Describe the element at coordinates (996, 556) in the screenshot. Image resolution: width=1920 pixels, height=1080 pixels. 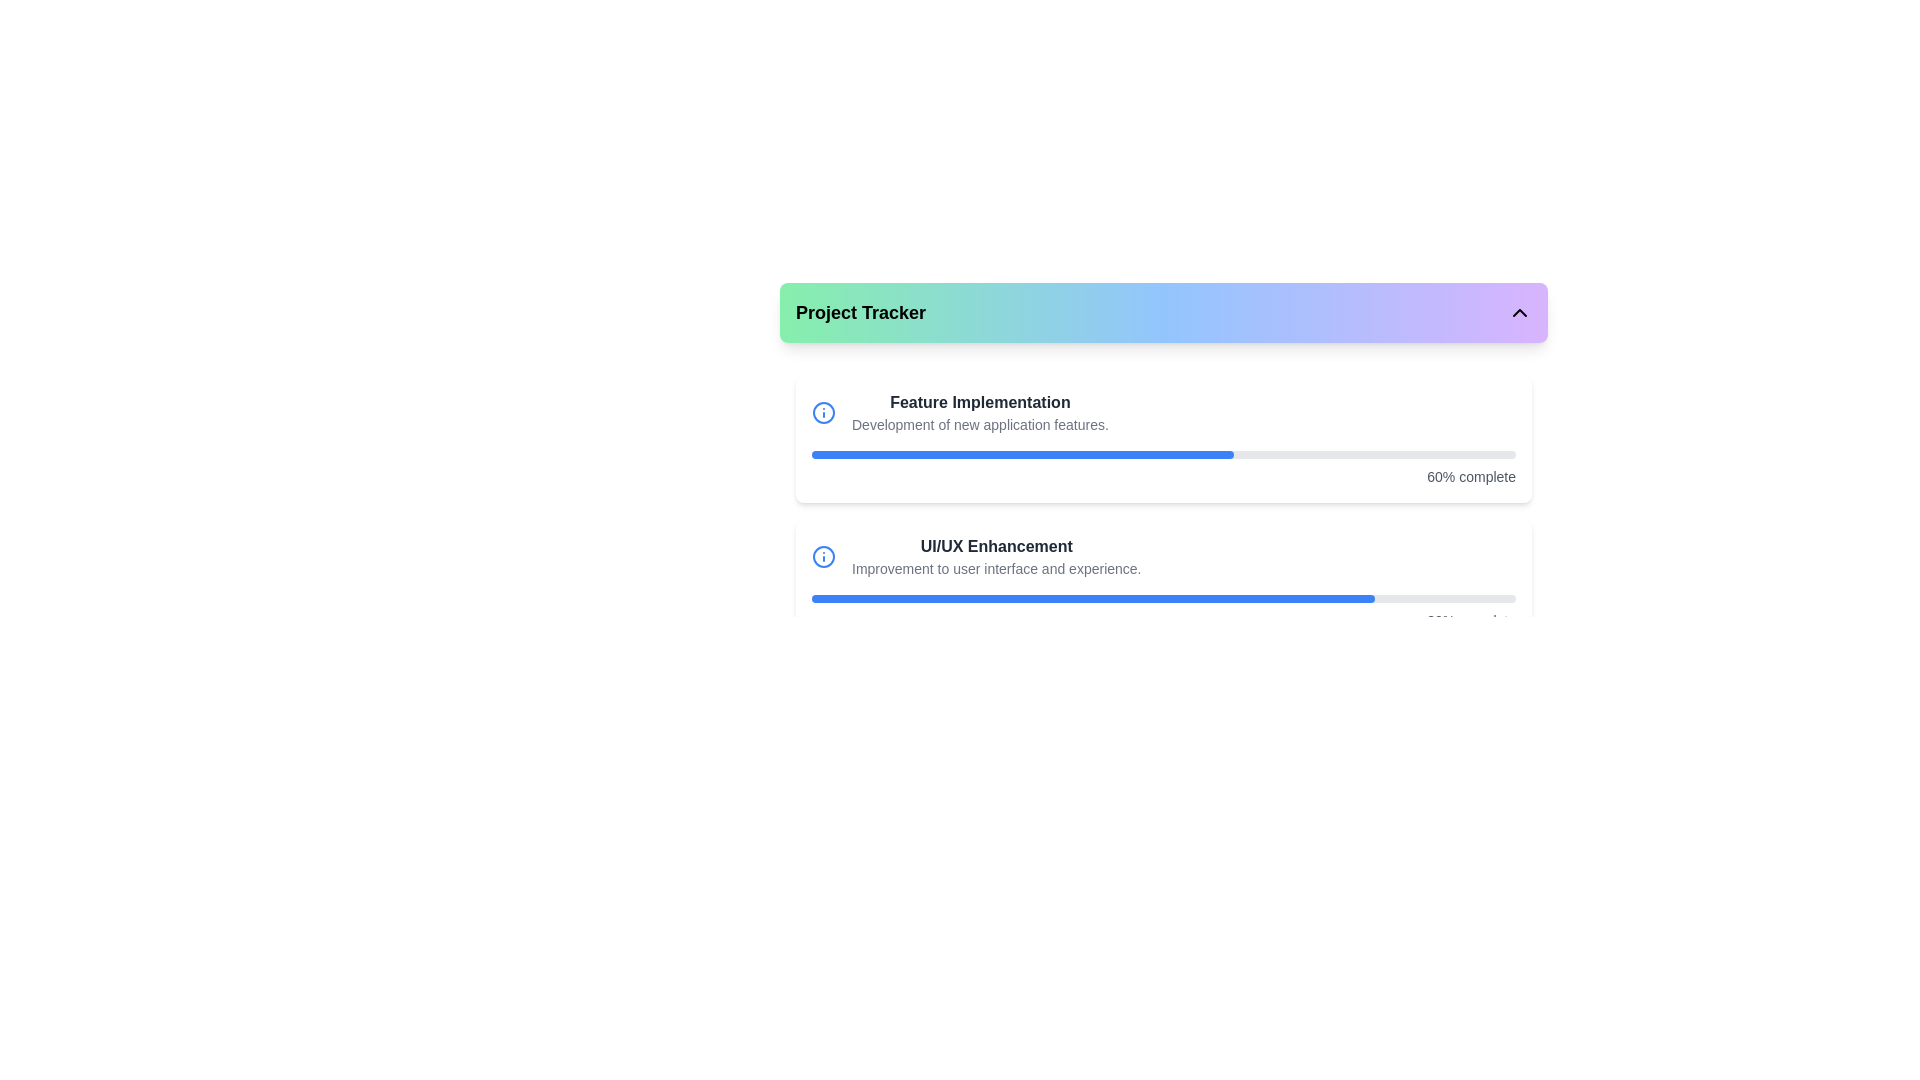
I see `the text block displaying 'UI/UX Enhancement' which is located below the 'Feature Implementation' section in the project tracker interface` at that location.